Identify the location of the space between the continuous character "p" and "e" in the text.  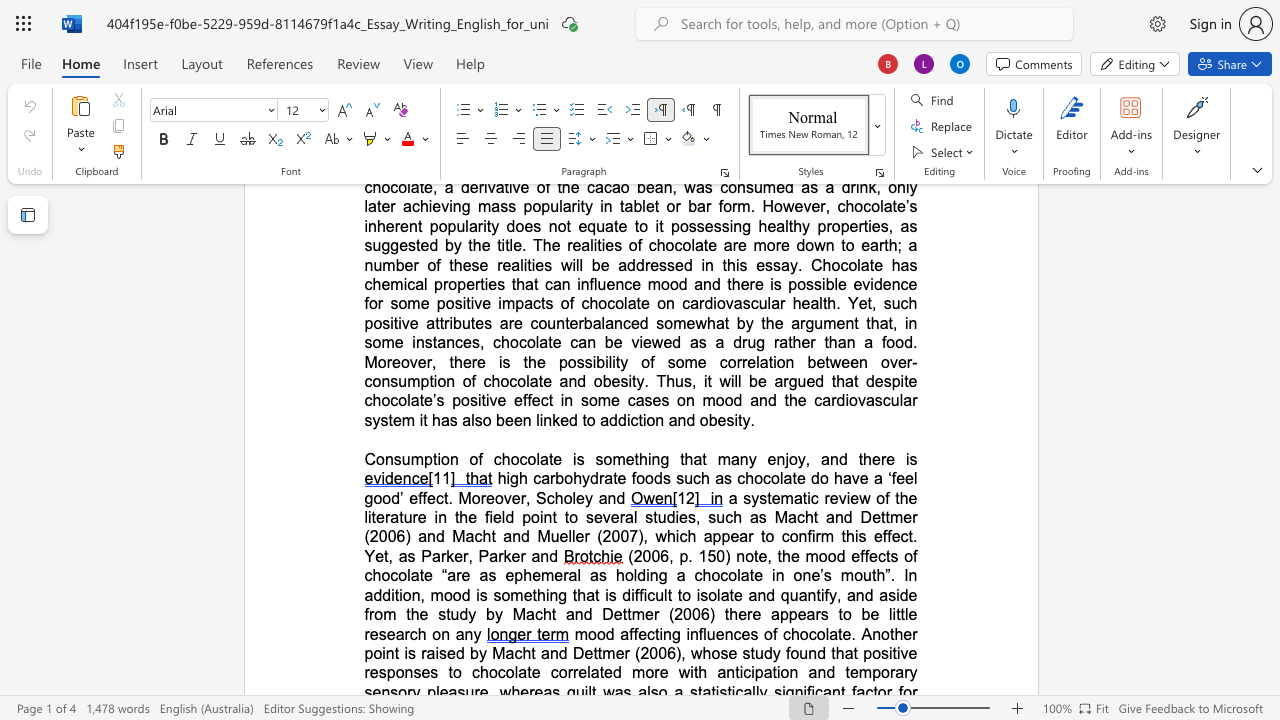
(729, 535).